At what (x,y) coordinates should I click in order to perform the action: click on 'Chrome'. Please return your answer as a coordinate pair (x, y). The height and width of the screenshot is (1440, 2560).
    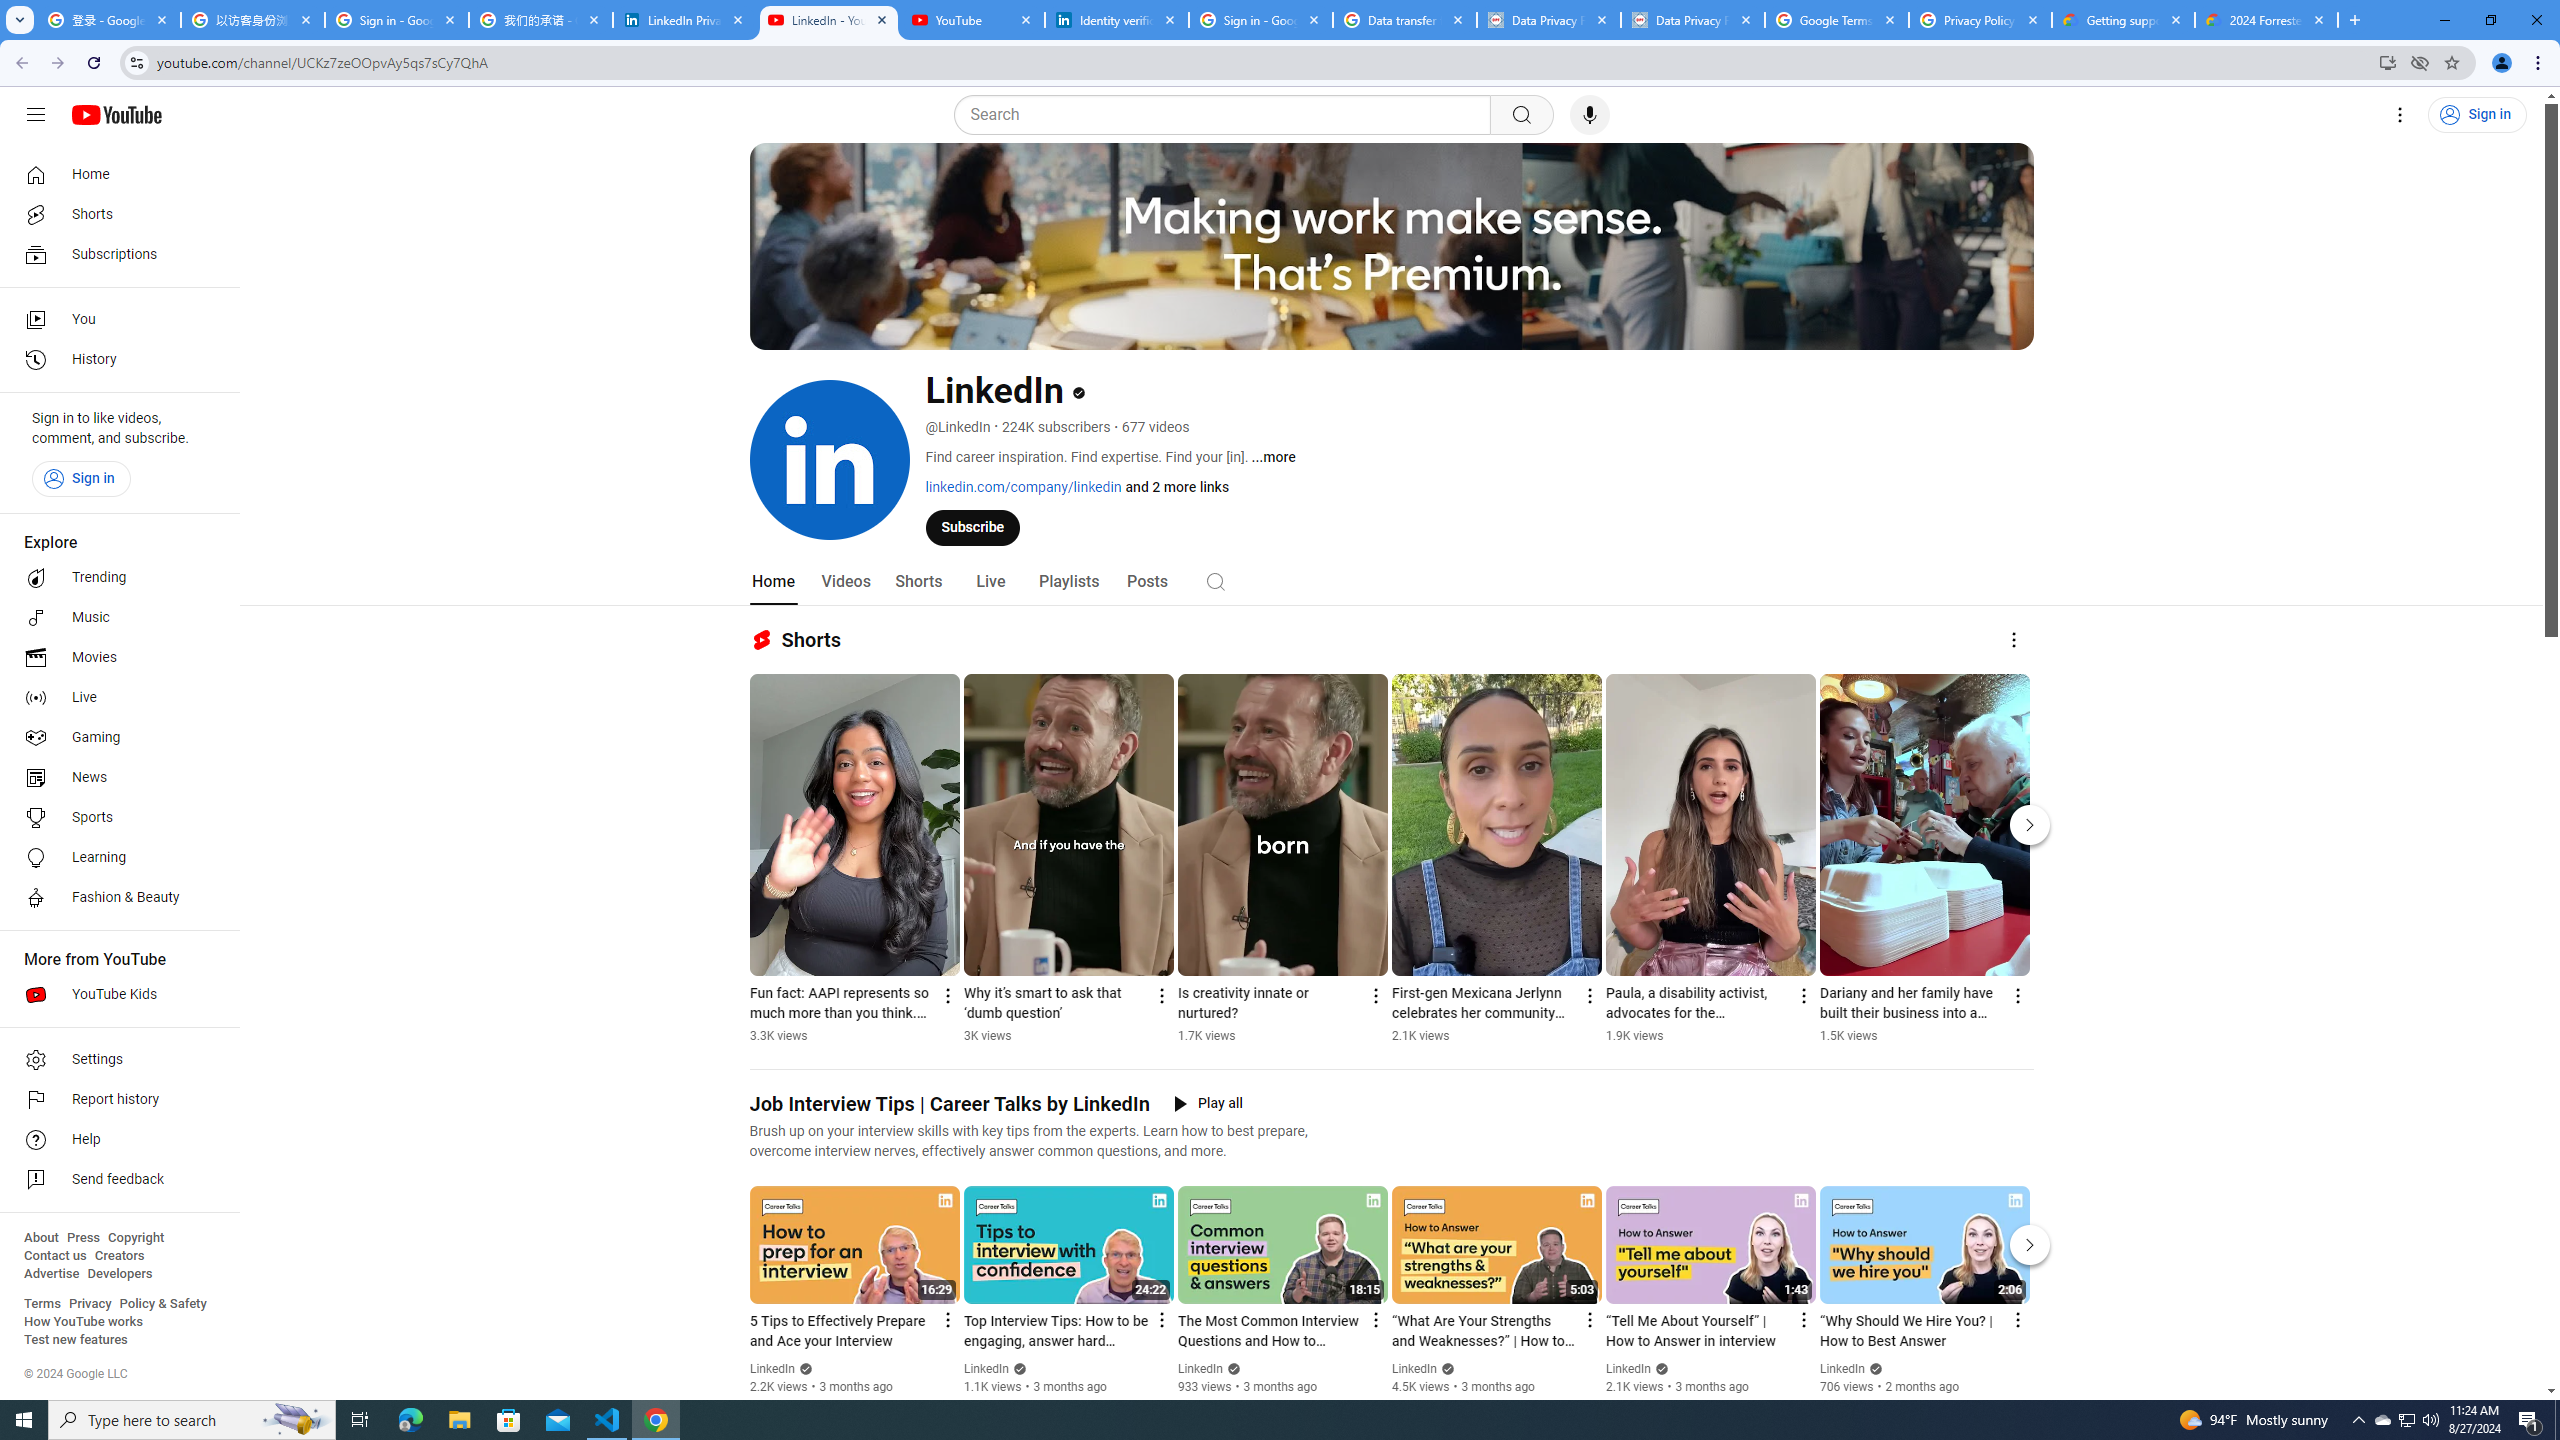
    Looking at the image, I should click on (2539, 62).